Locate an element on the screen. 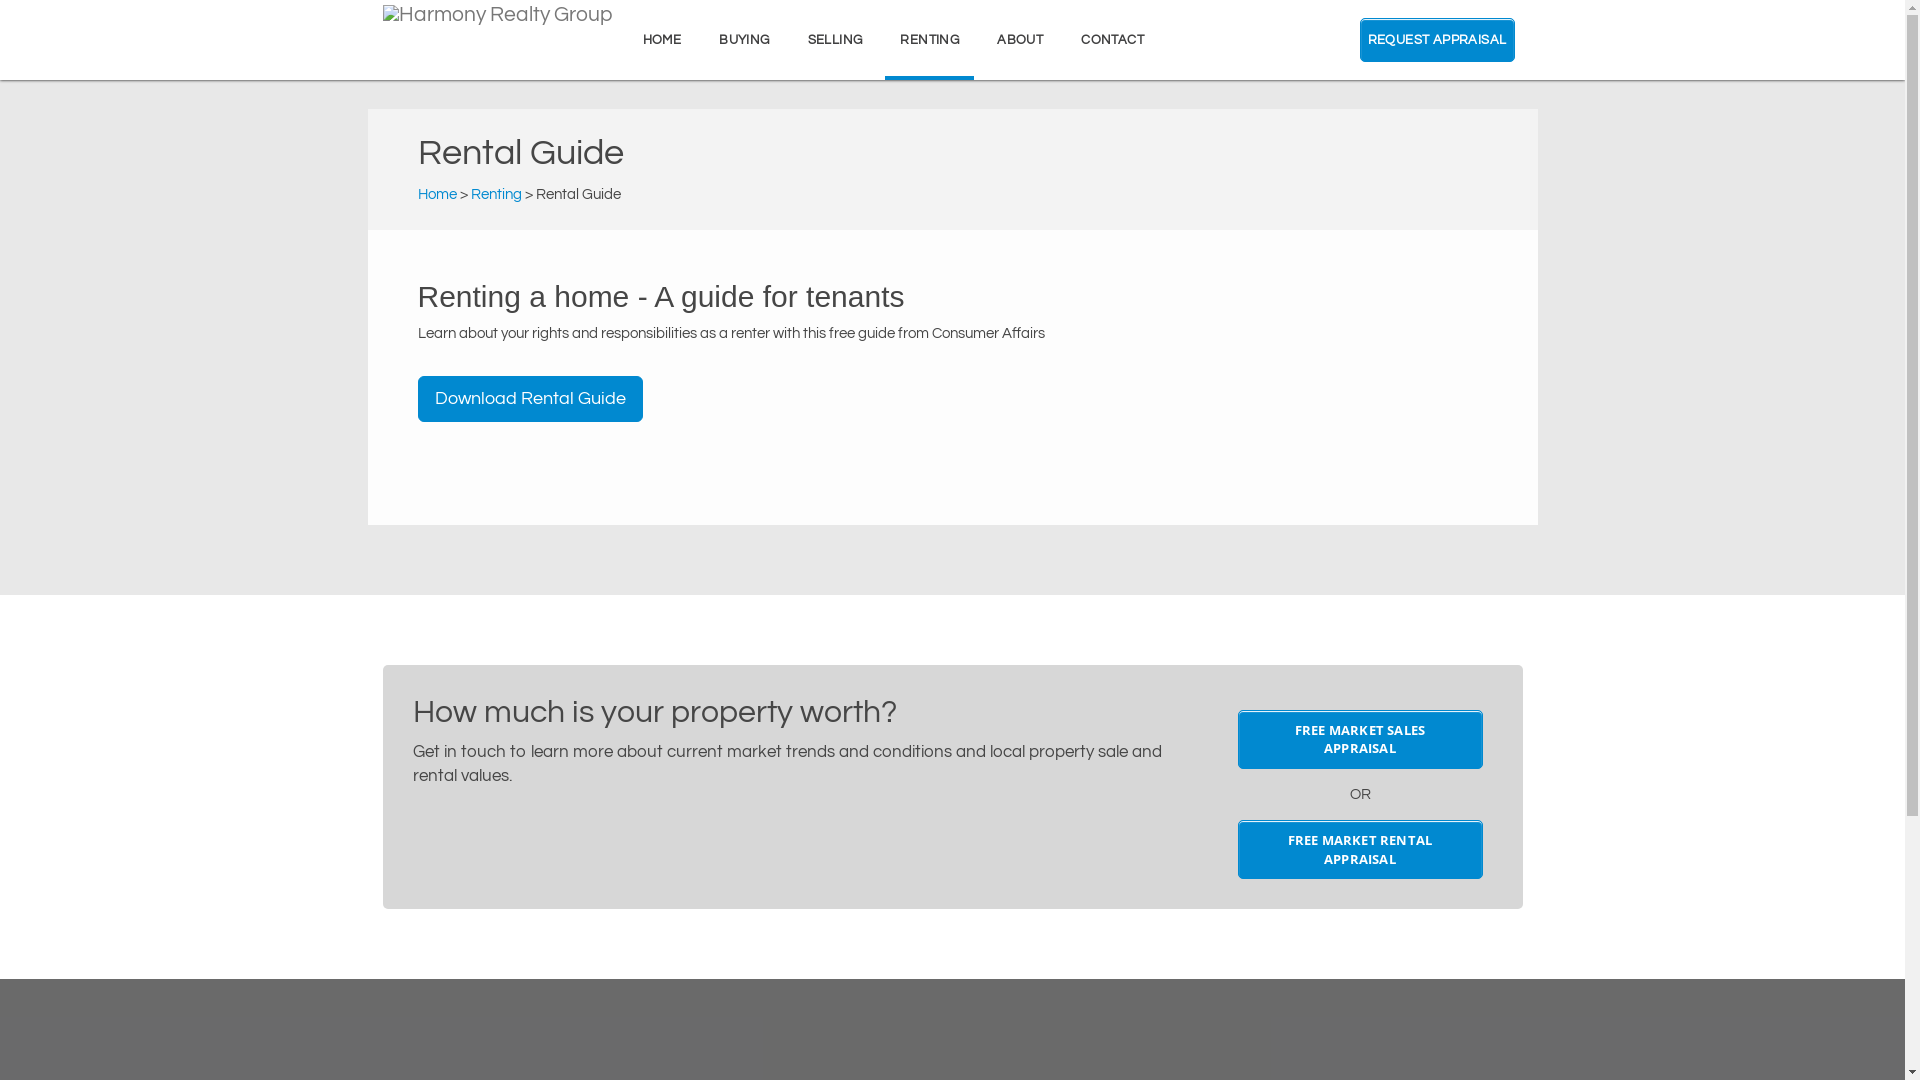  'FREE MARKET RENTAL APPRAISAL' is located at coordinates (1360, 849).